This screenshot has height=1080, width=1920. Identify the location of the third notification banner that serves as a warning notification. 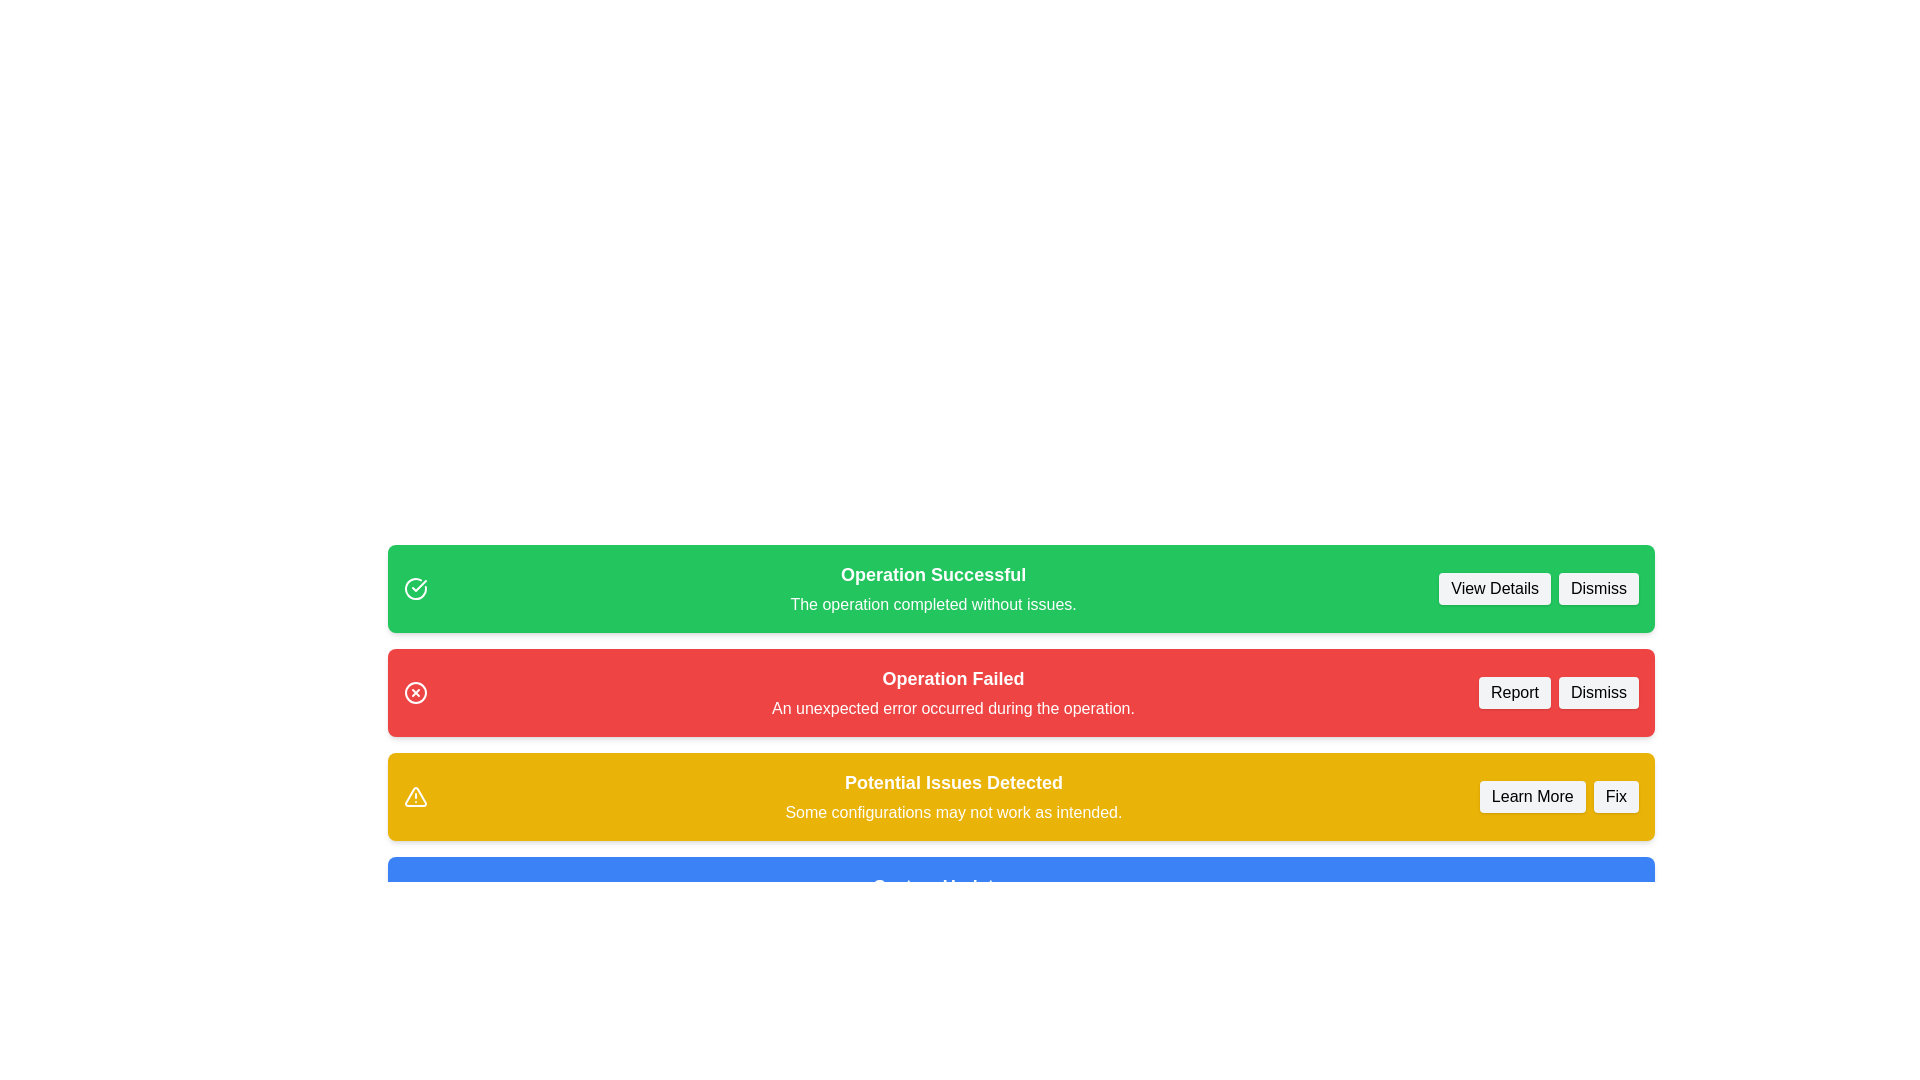
(1021, 796).